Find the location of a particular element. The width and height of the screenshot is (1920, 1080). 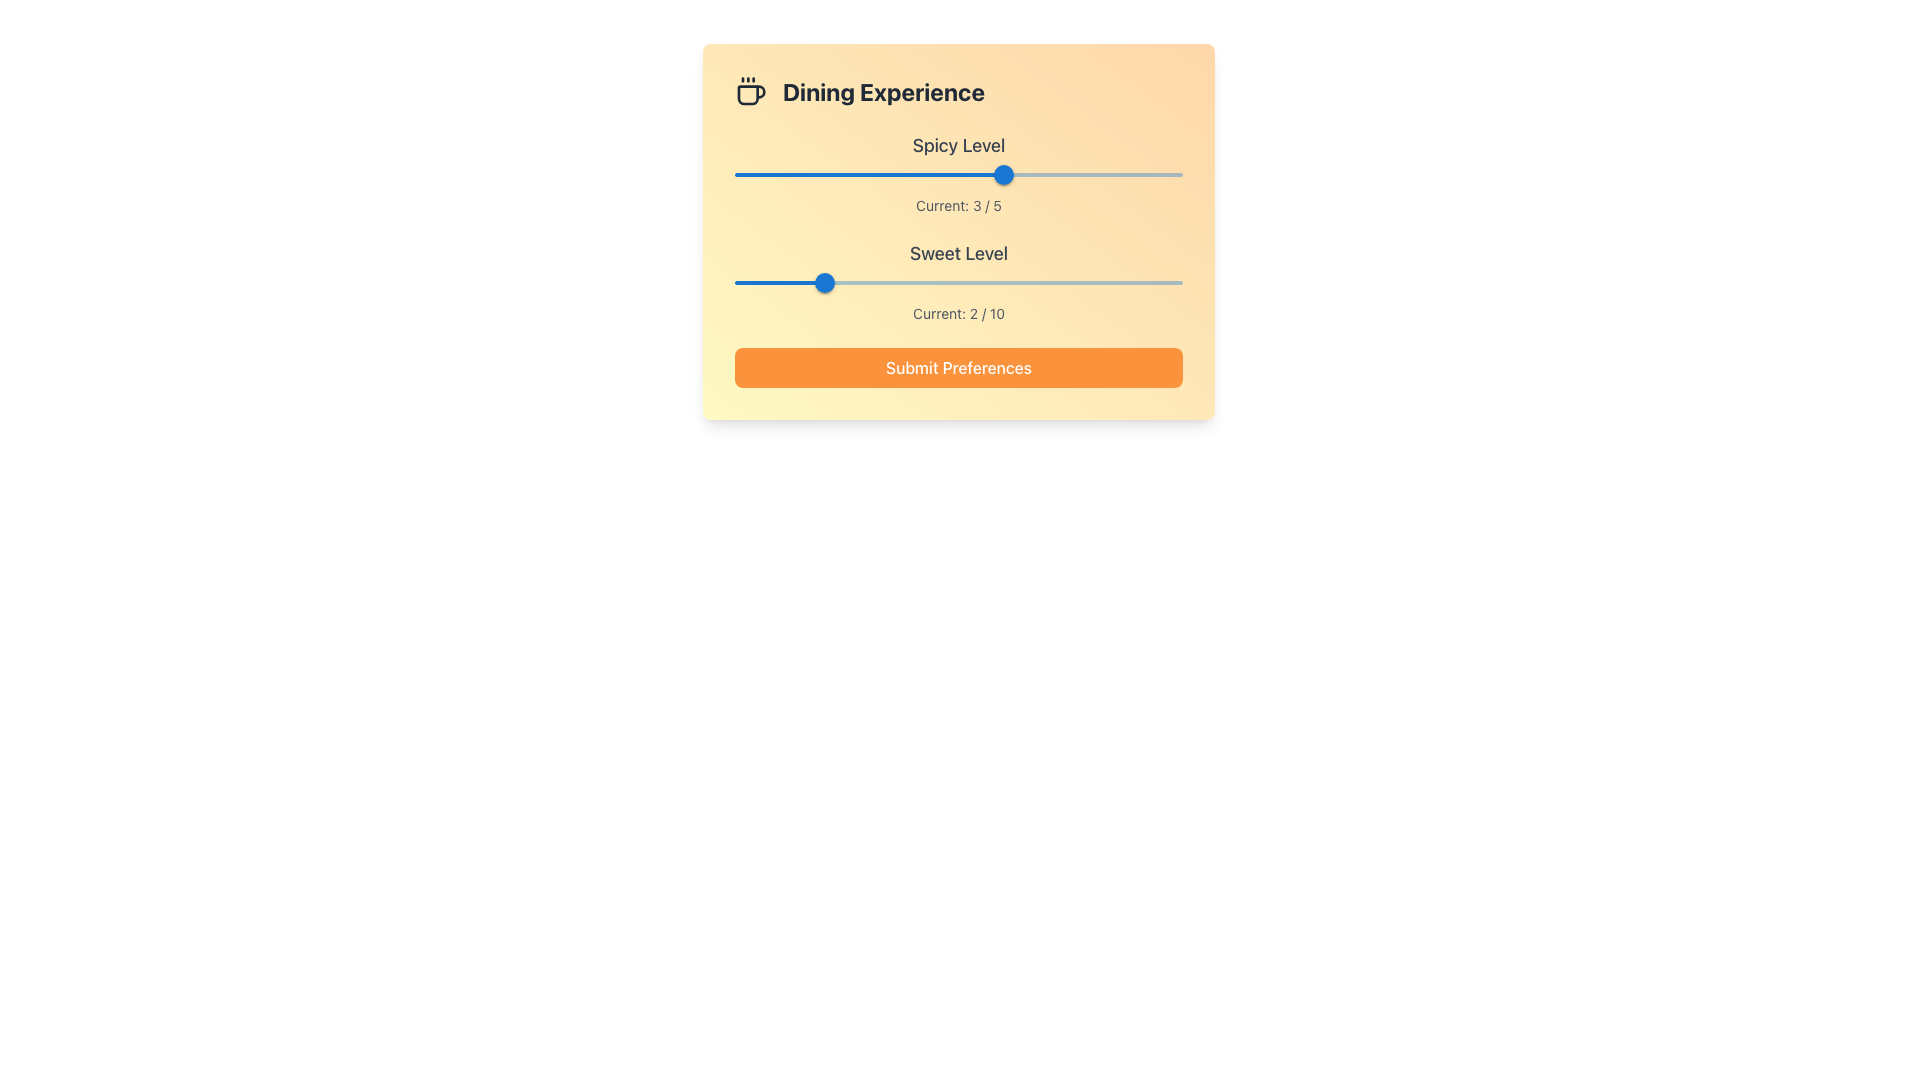

the sweet level is located at coordinates (1092, 282).